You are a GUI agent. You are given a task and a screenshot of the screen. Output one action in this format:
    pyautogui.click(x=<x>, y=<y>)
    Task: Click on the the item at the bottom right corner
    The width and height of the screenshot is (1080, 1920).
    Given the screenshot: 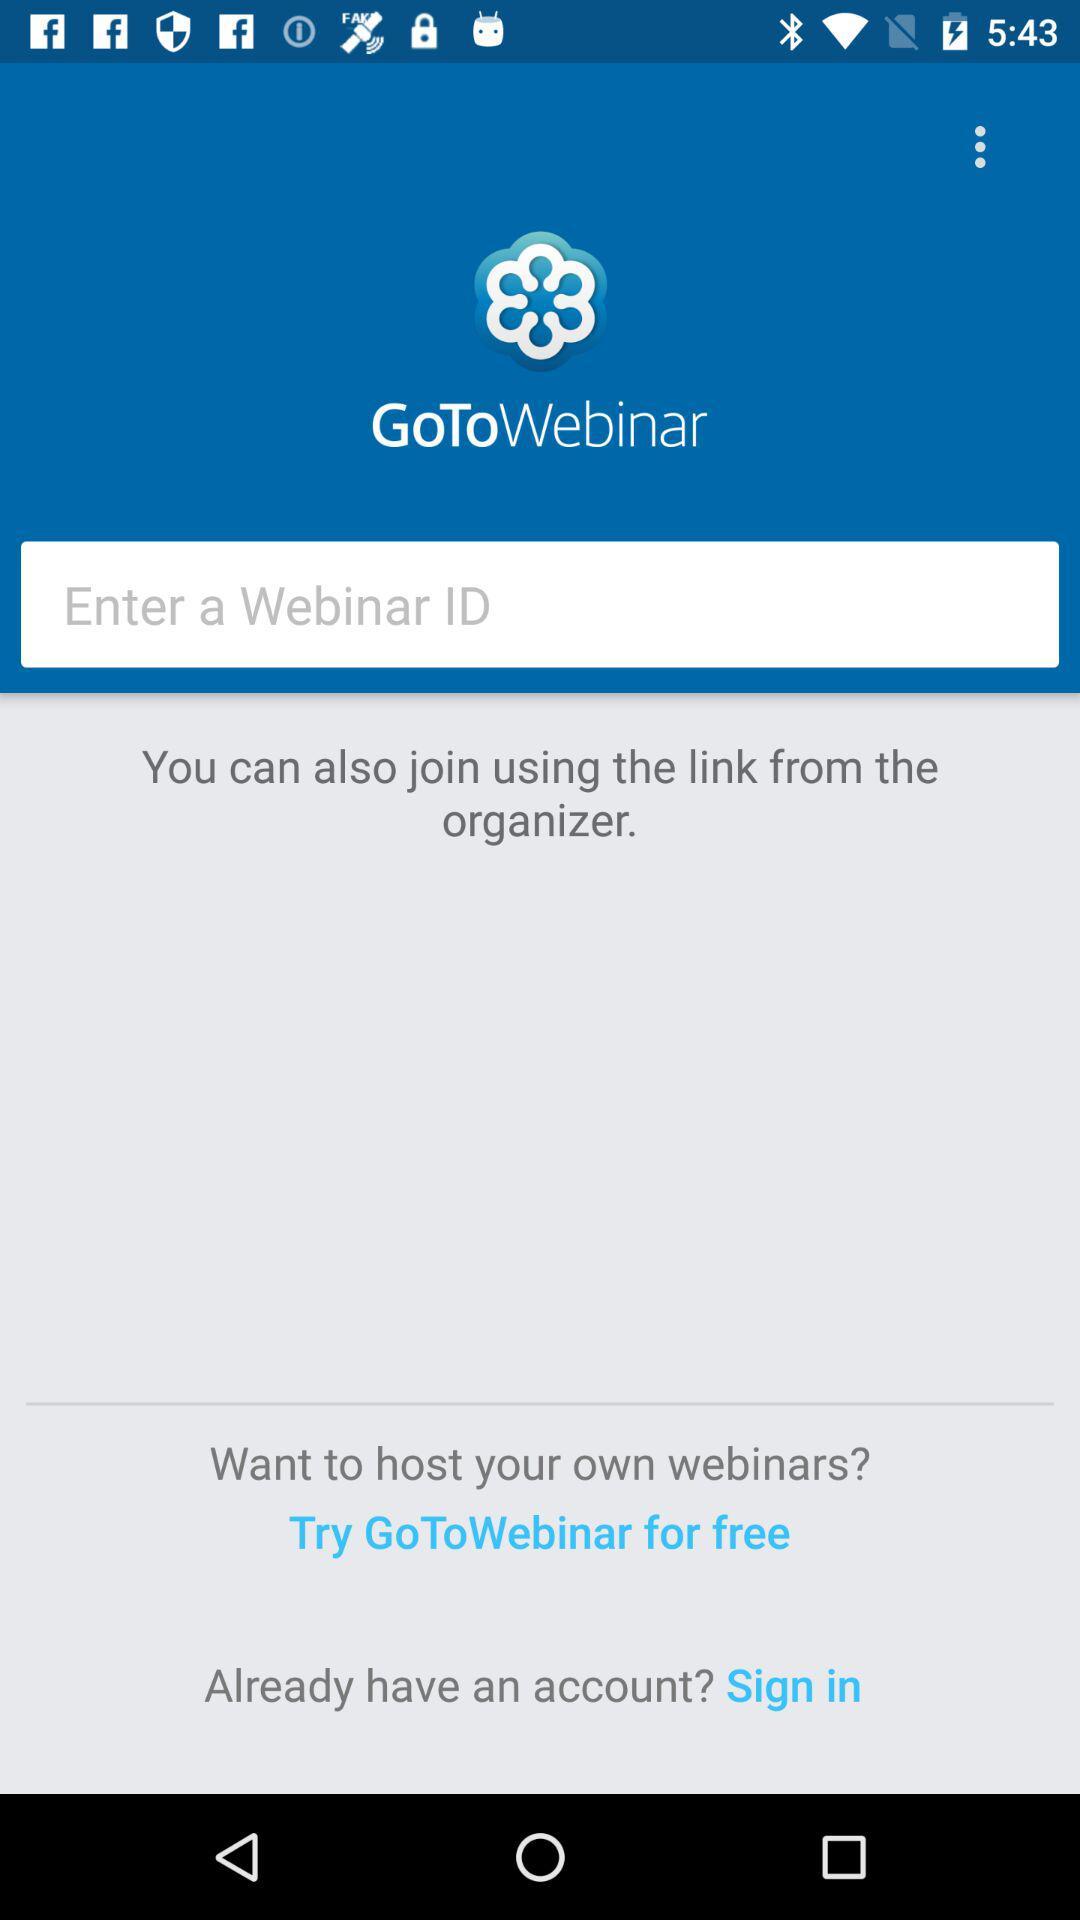 What is the action you would take?
    pyautogui.click(x=799, y=1683)
    